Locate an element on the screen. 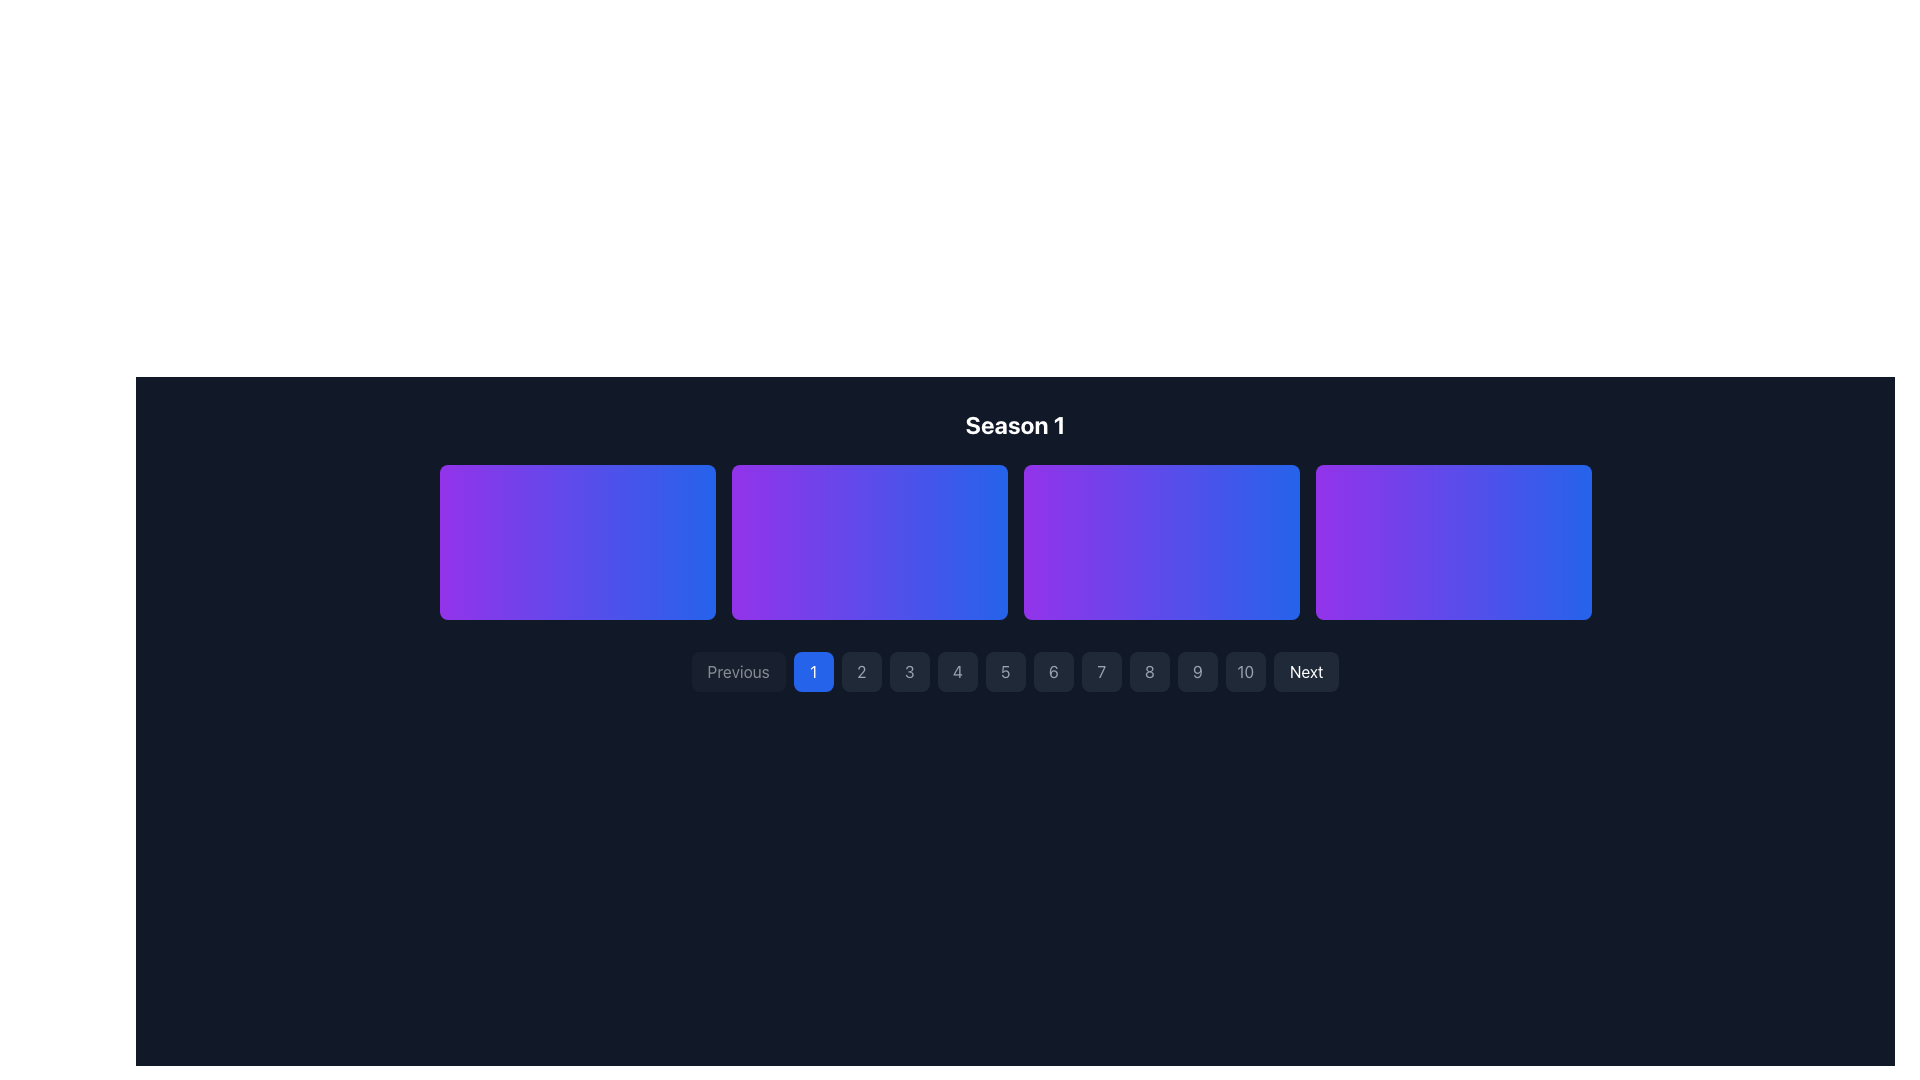 Image resolution: width=1920 pixels, height=1080 pixels. the button labeled '5' is located at coordinates (1005, 672).